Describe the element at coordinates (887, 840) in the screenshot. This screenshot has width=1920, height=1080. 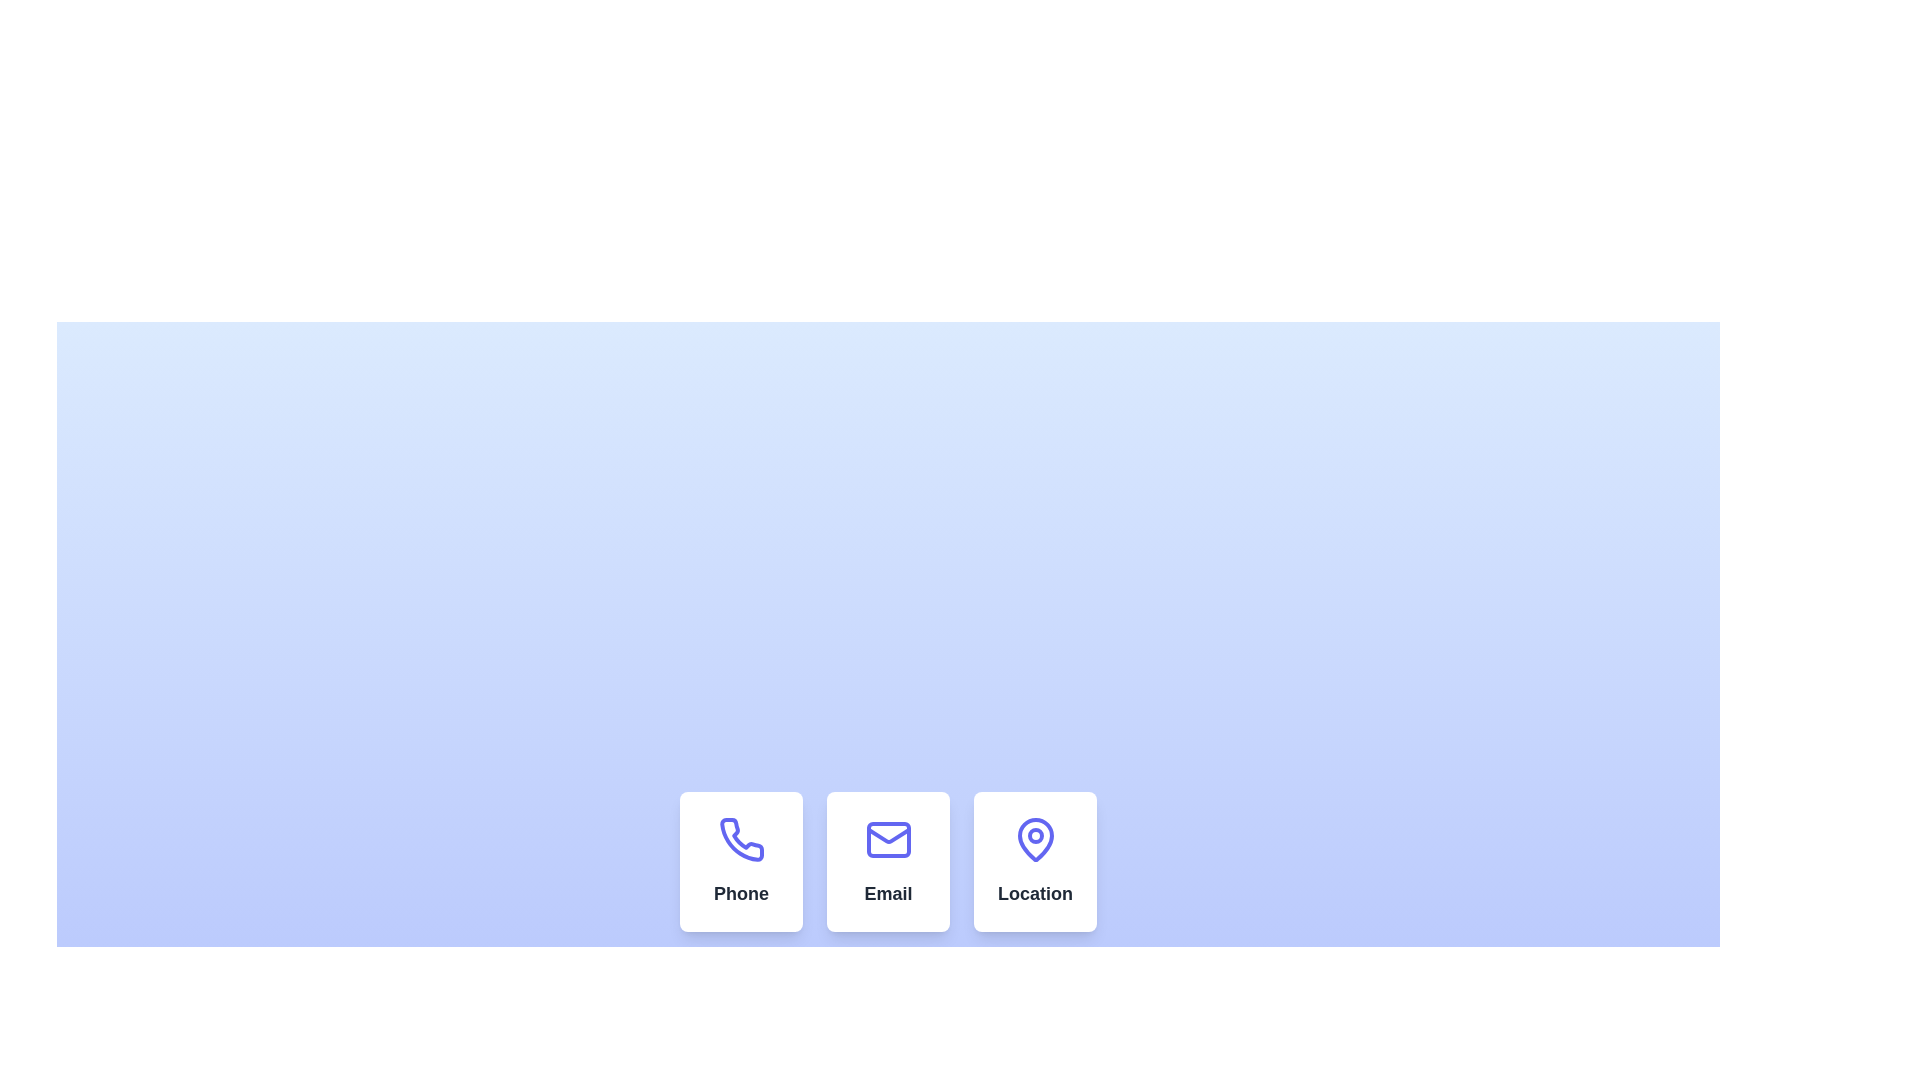
I see `the Decorative Rectangle that is part of the envelope icon, which is located in the middle of the interface above the 'Email' label` at that location.